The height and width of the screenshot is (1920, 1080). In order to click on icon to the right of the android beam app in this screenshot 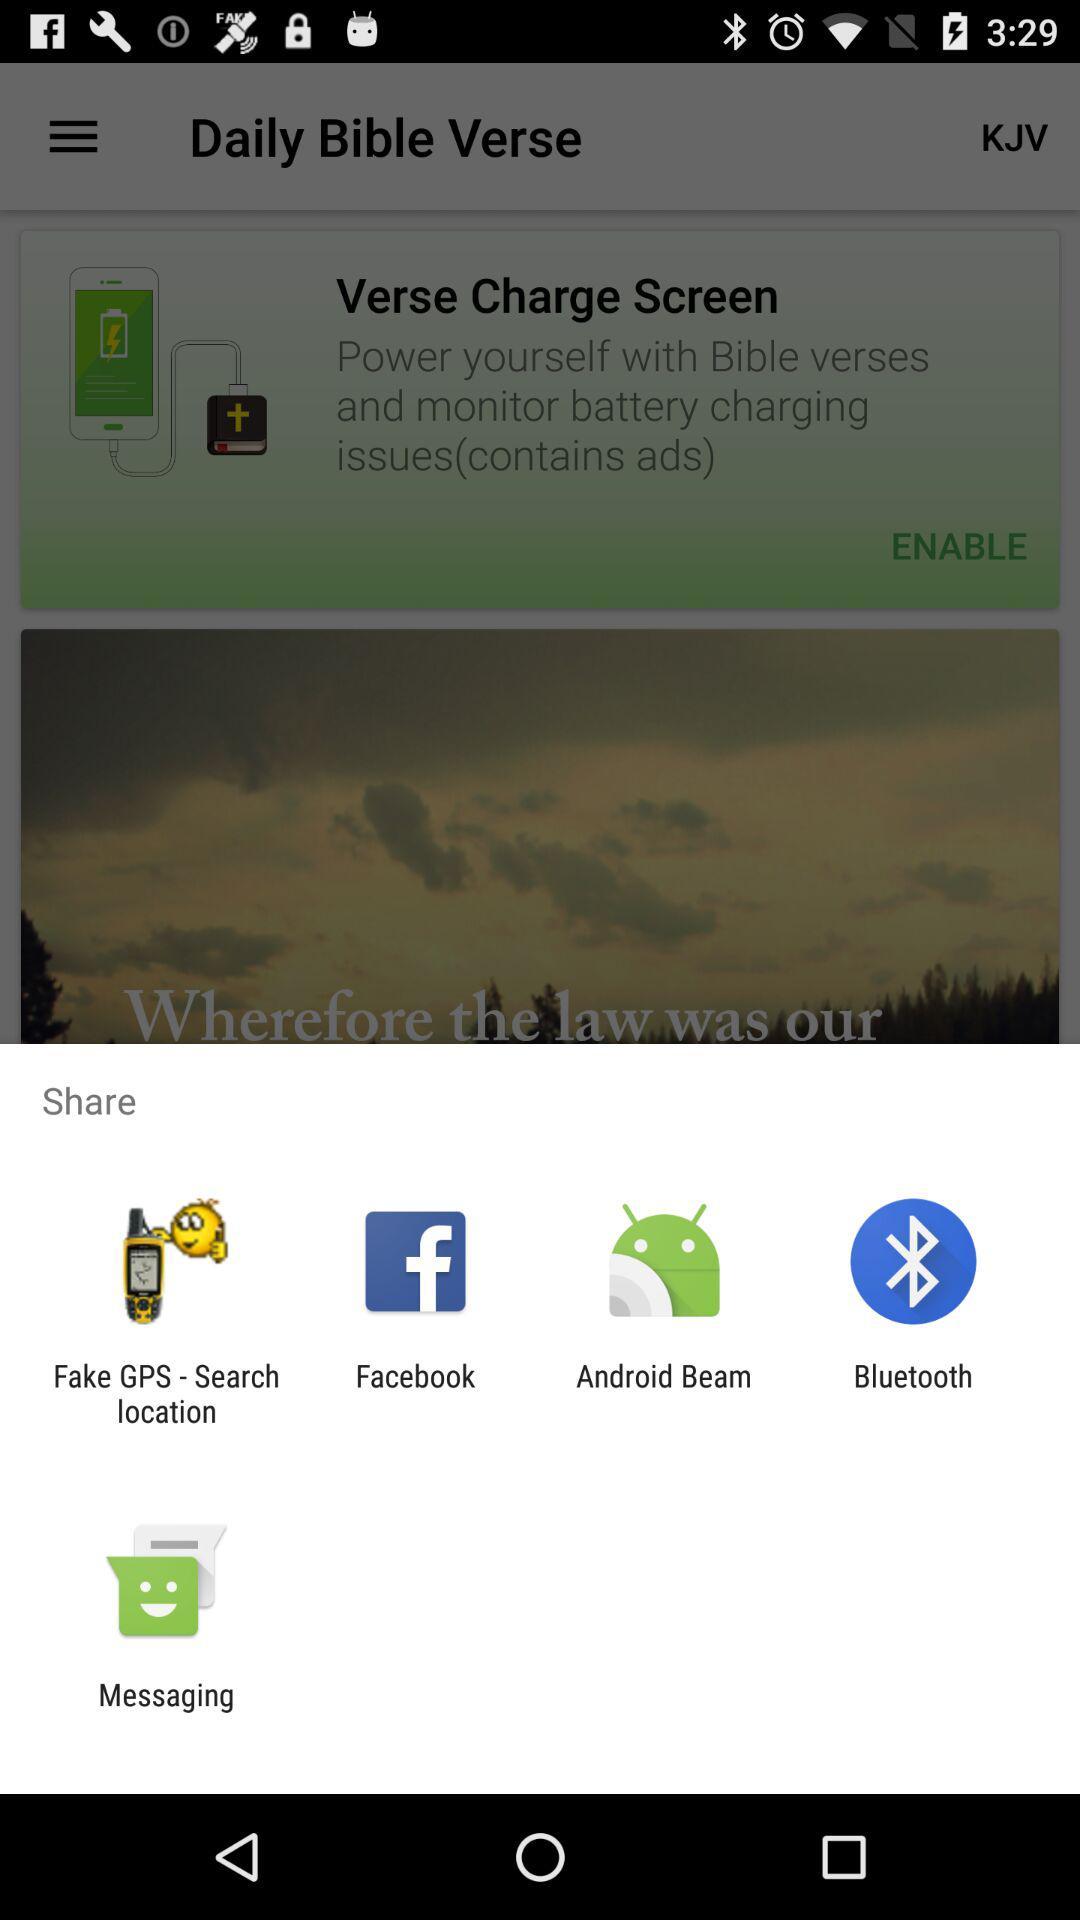, I will do `click(913, 1392)`.